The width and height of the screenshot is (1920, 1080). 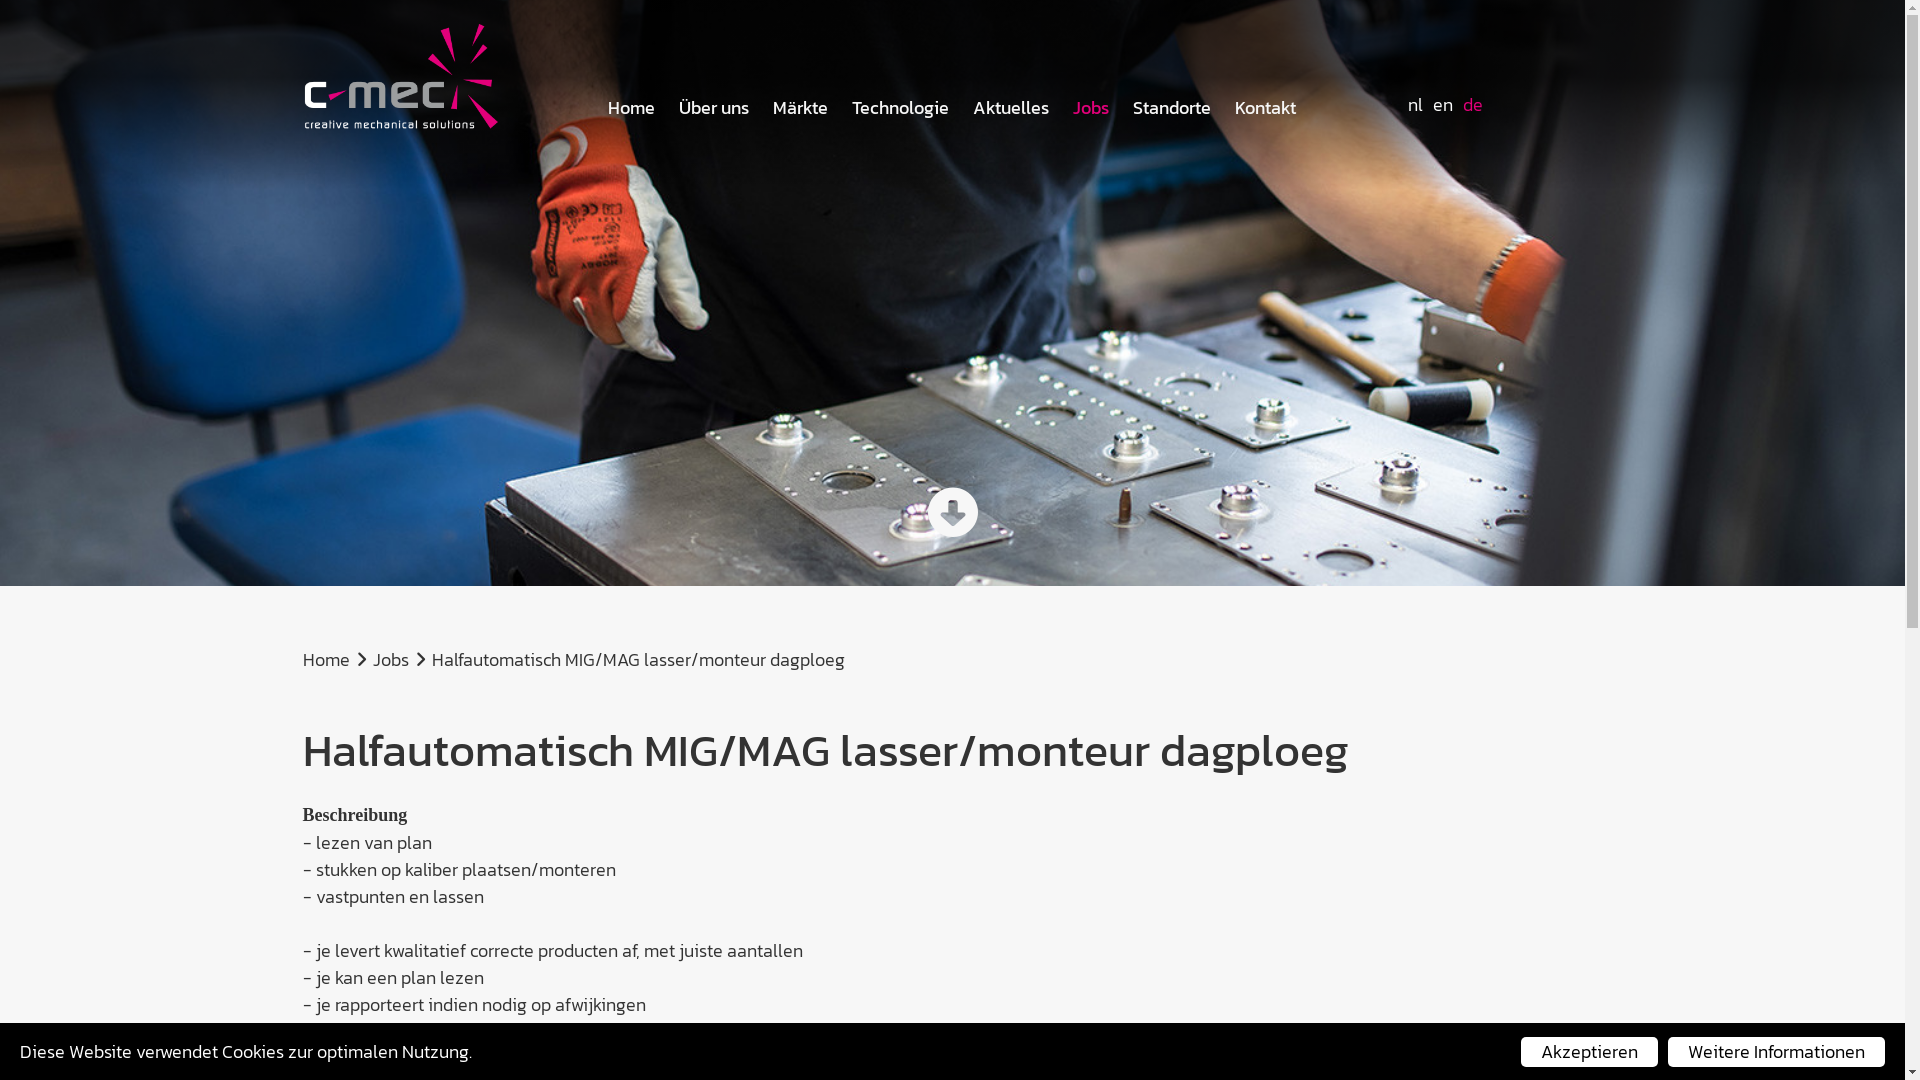 What do you see at coordinates (1588, 1051) in the screenshot?
I see `'Akzeptieren'` at bounding box center [1588, 1051].